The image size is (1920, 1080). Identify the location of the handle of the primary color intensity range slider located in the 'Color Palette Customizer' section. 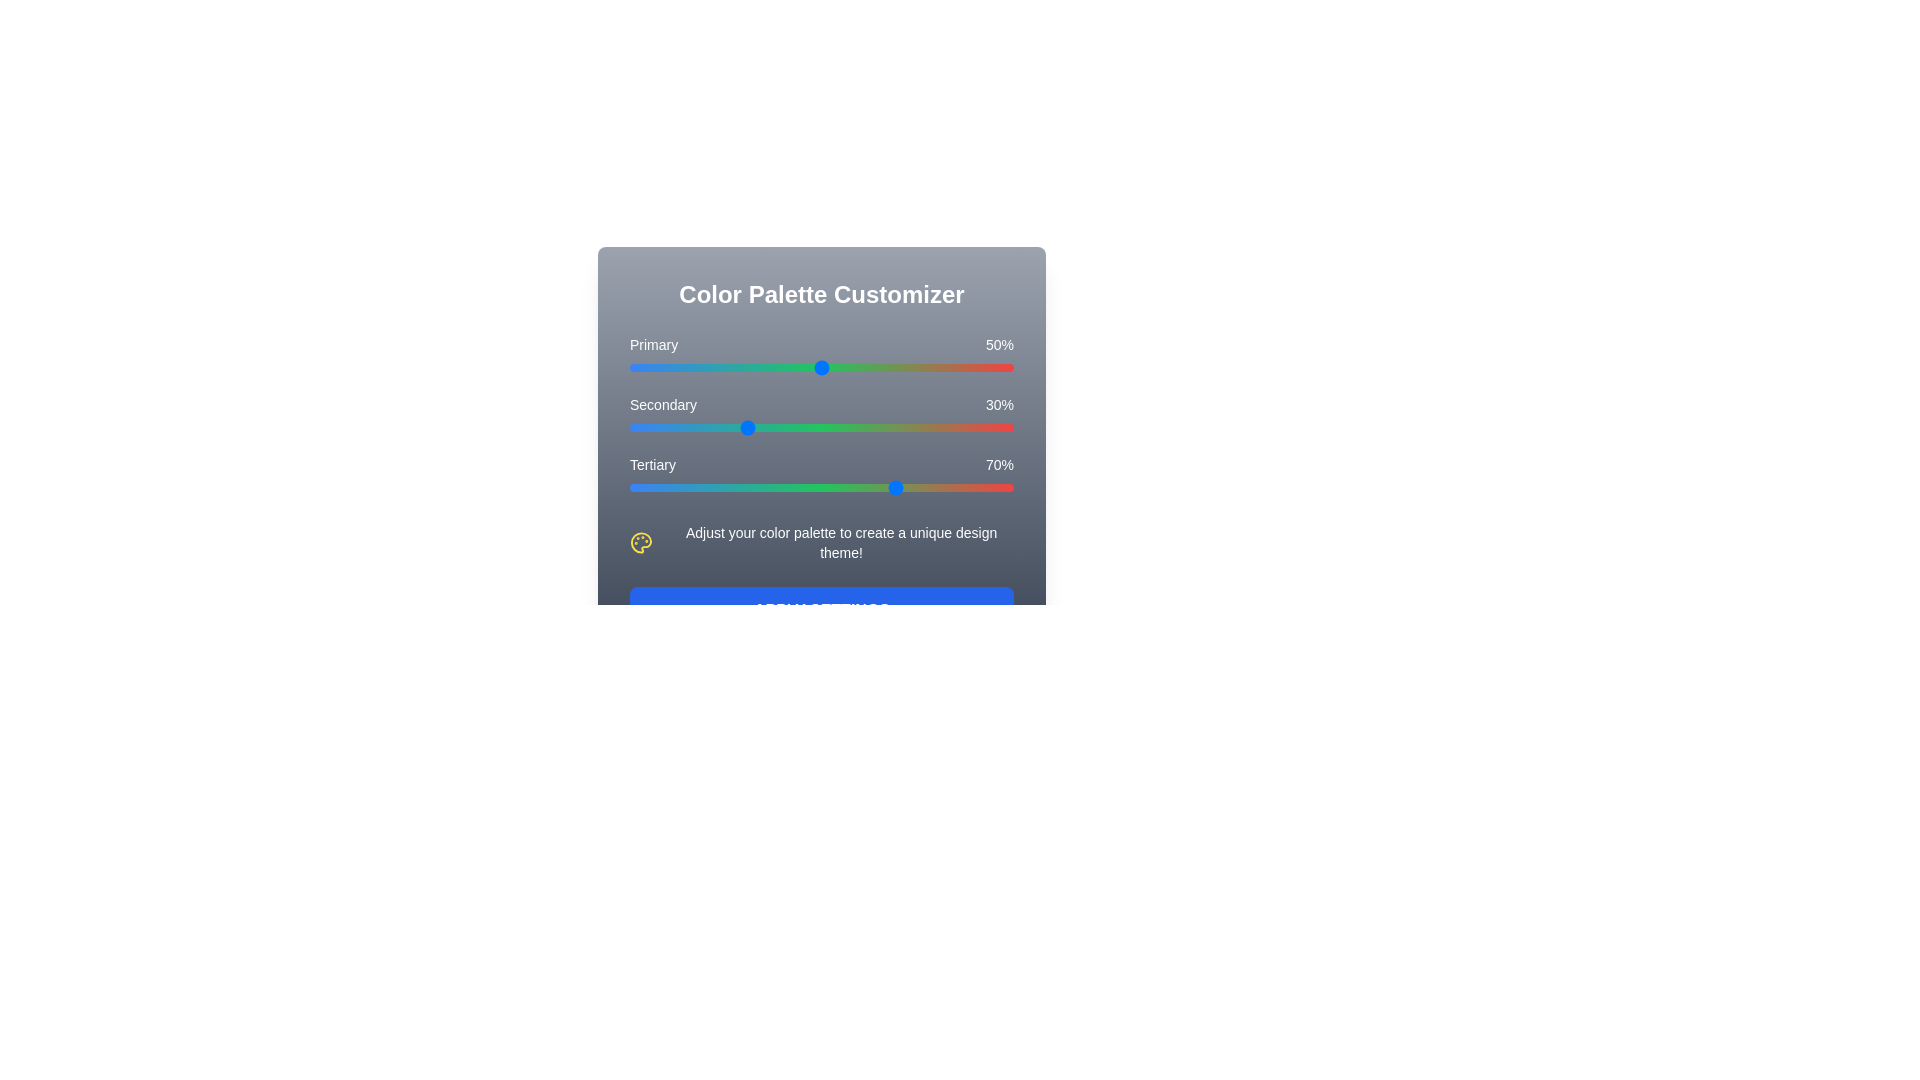
(821, 356).